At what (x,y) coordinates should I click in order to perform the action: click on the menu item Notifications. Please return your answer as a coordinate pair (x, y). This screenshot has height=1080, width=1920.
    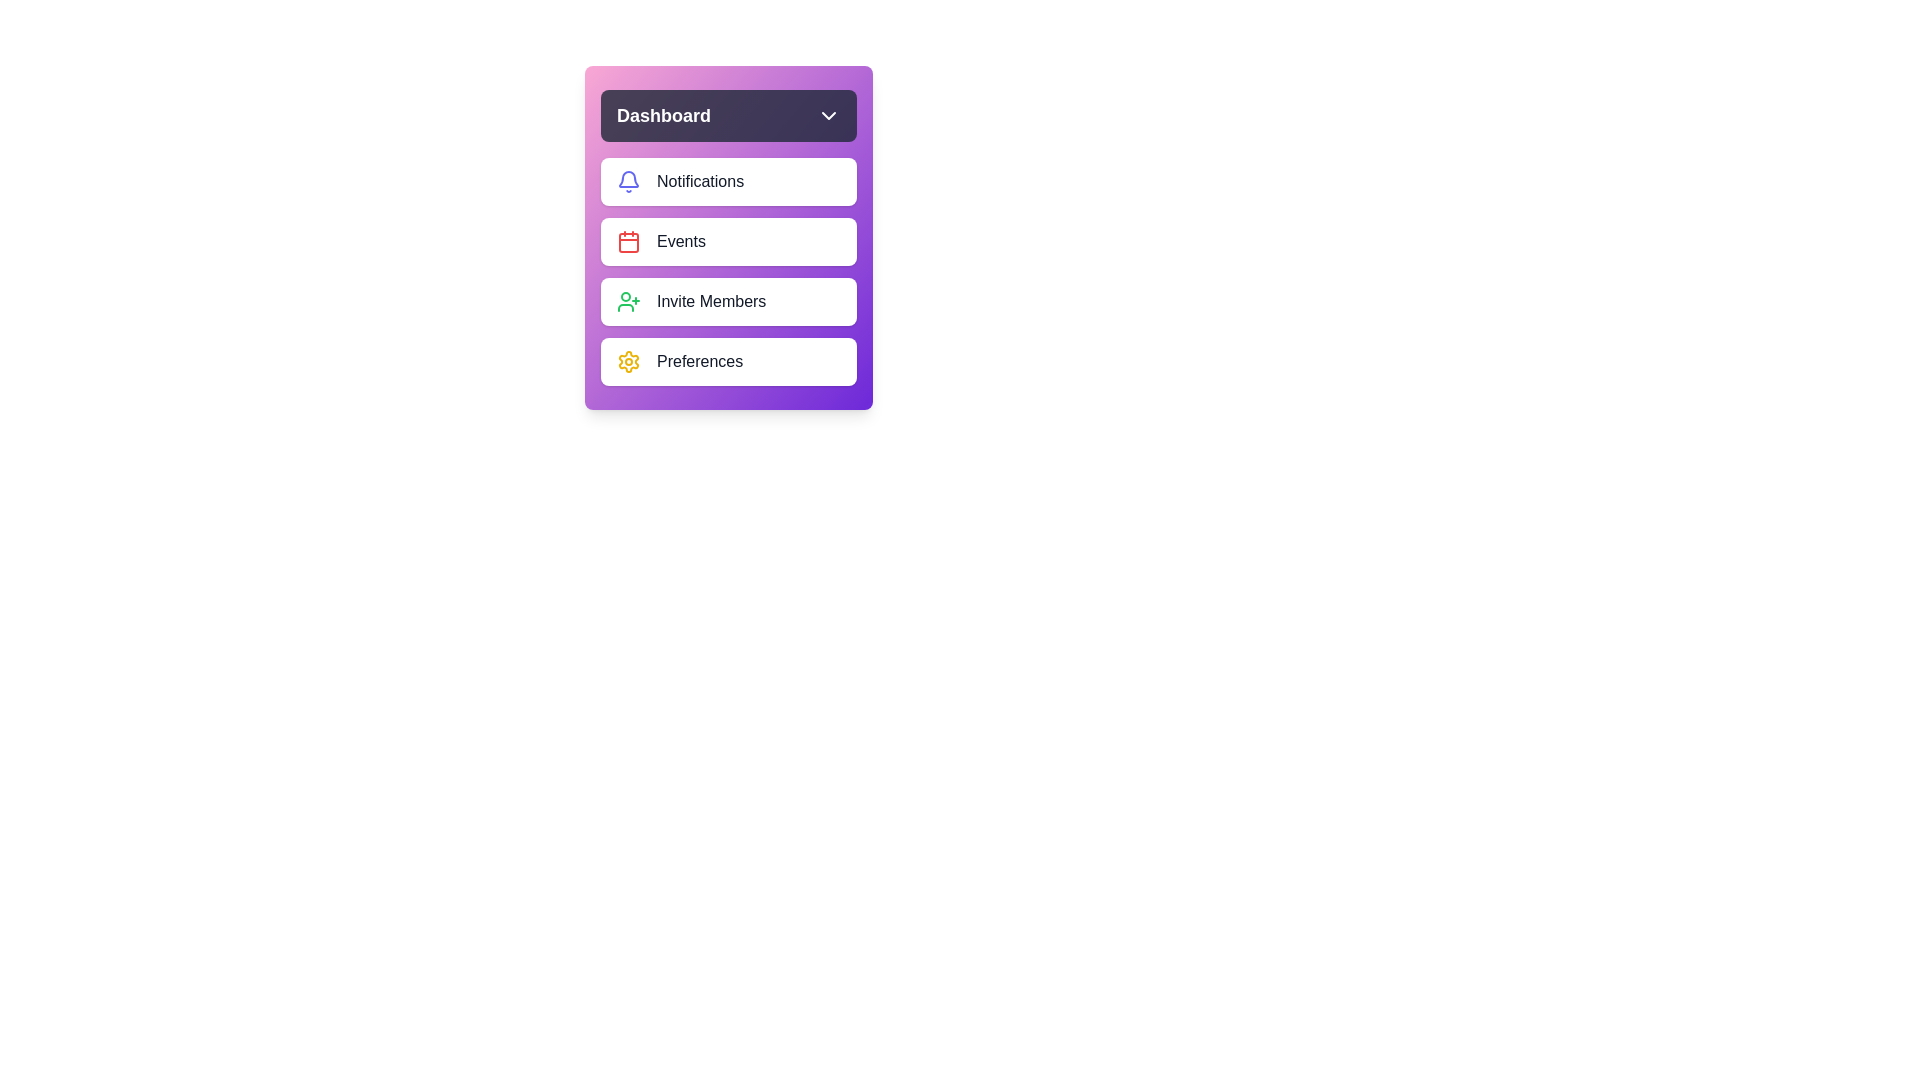
    Looking at the image, I should click on (728, 181).